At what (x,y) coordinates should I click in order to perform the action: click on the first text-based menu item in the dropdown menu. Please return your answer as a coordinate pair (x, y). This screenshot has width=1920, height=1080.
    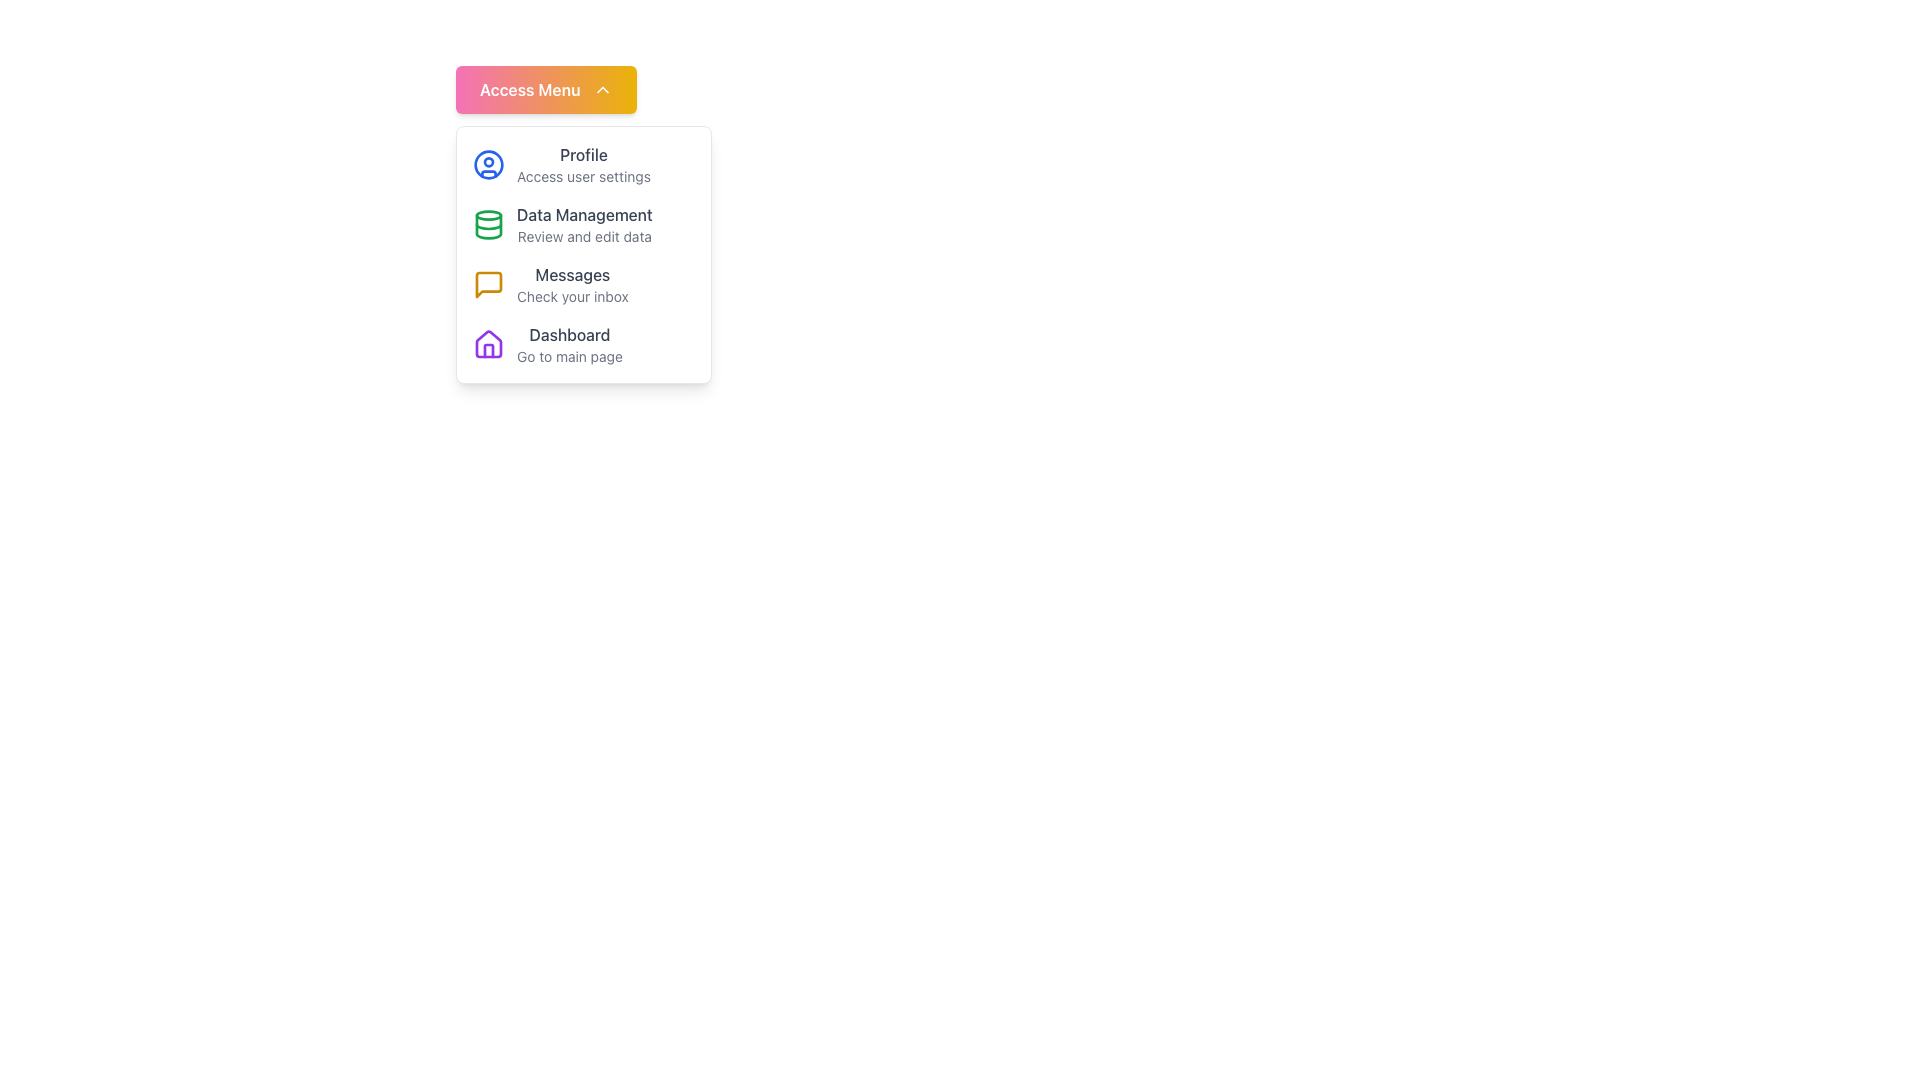
    Looking at the image, I should click on (582, 164).